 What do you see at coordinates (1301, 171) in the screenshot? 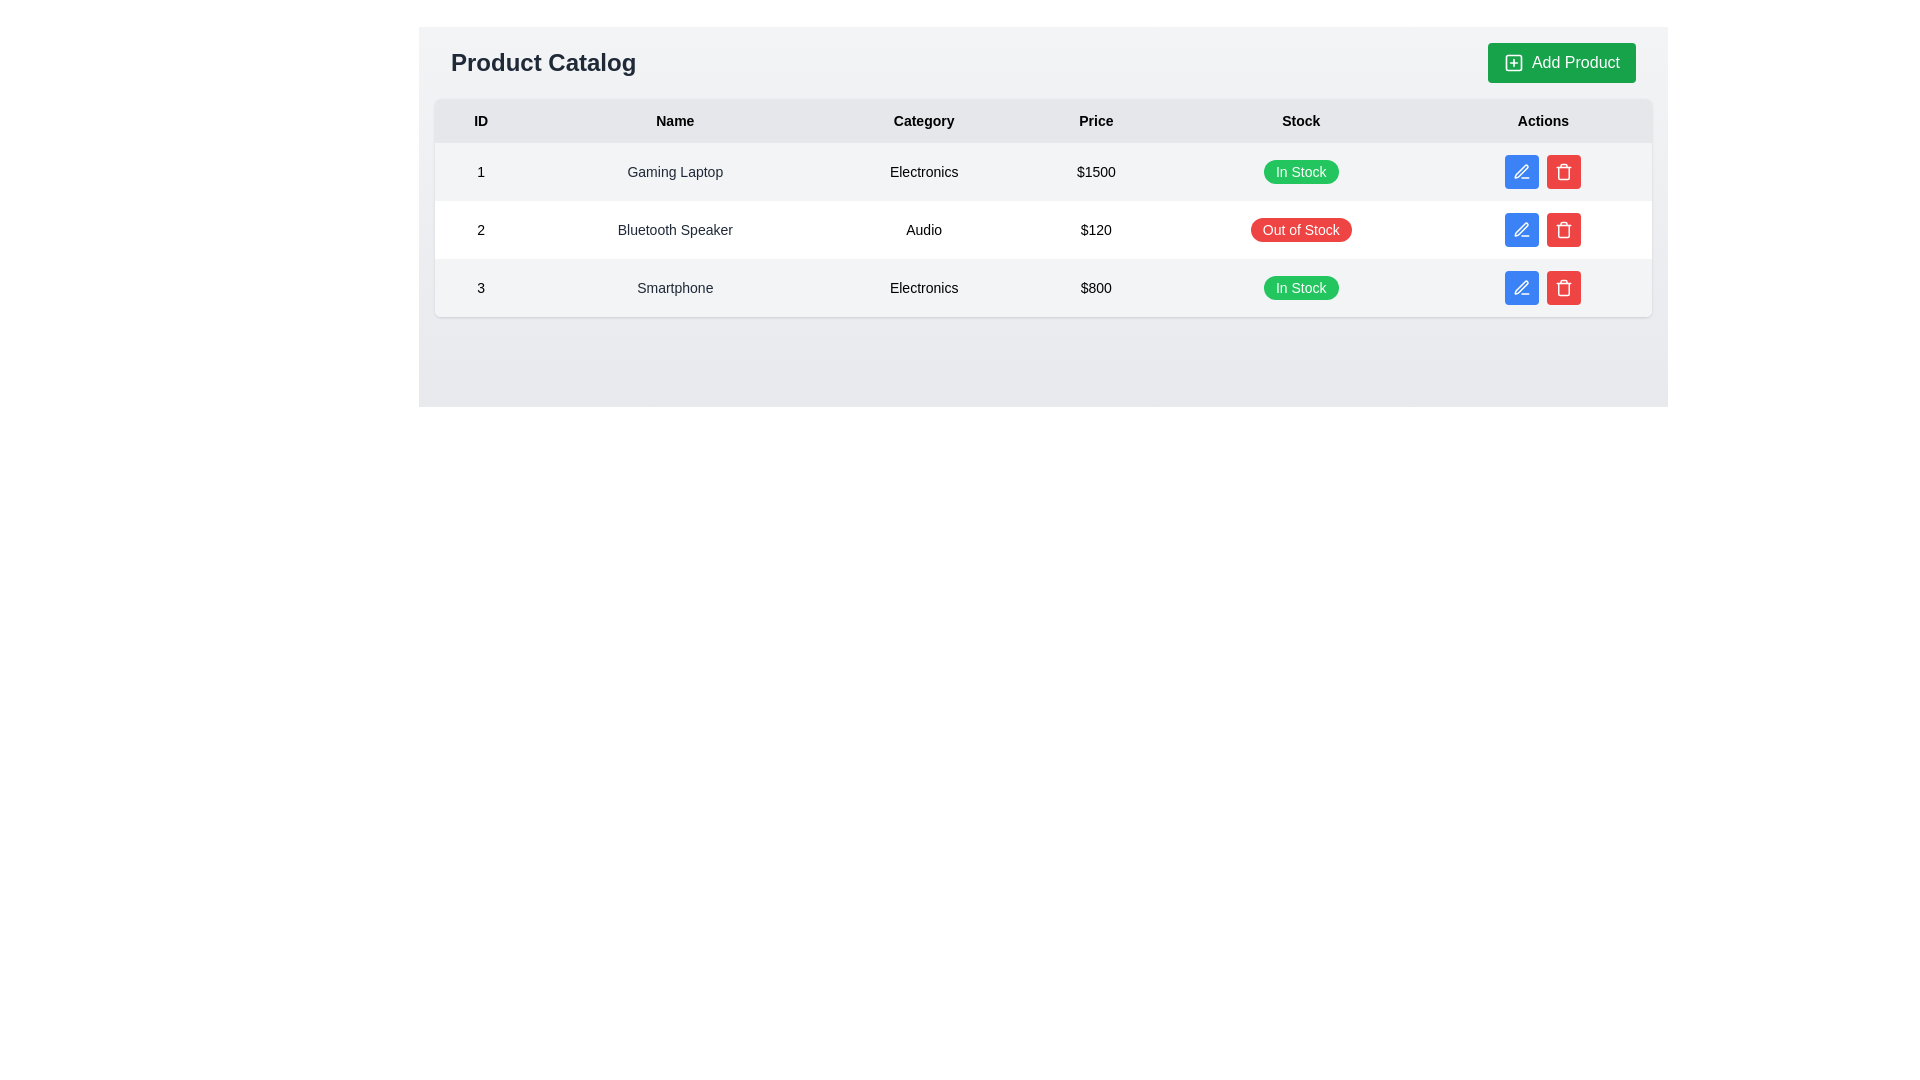
I see `the Status indicator label in the 'Stock' column of the product table for 'Gaming Laptop', which indicates the stock status of the product` at bounding box center [1301, 171].